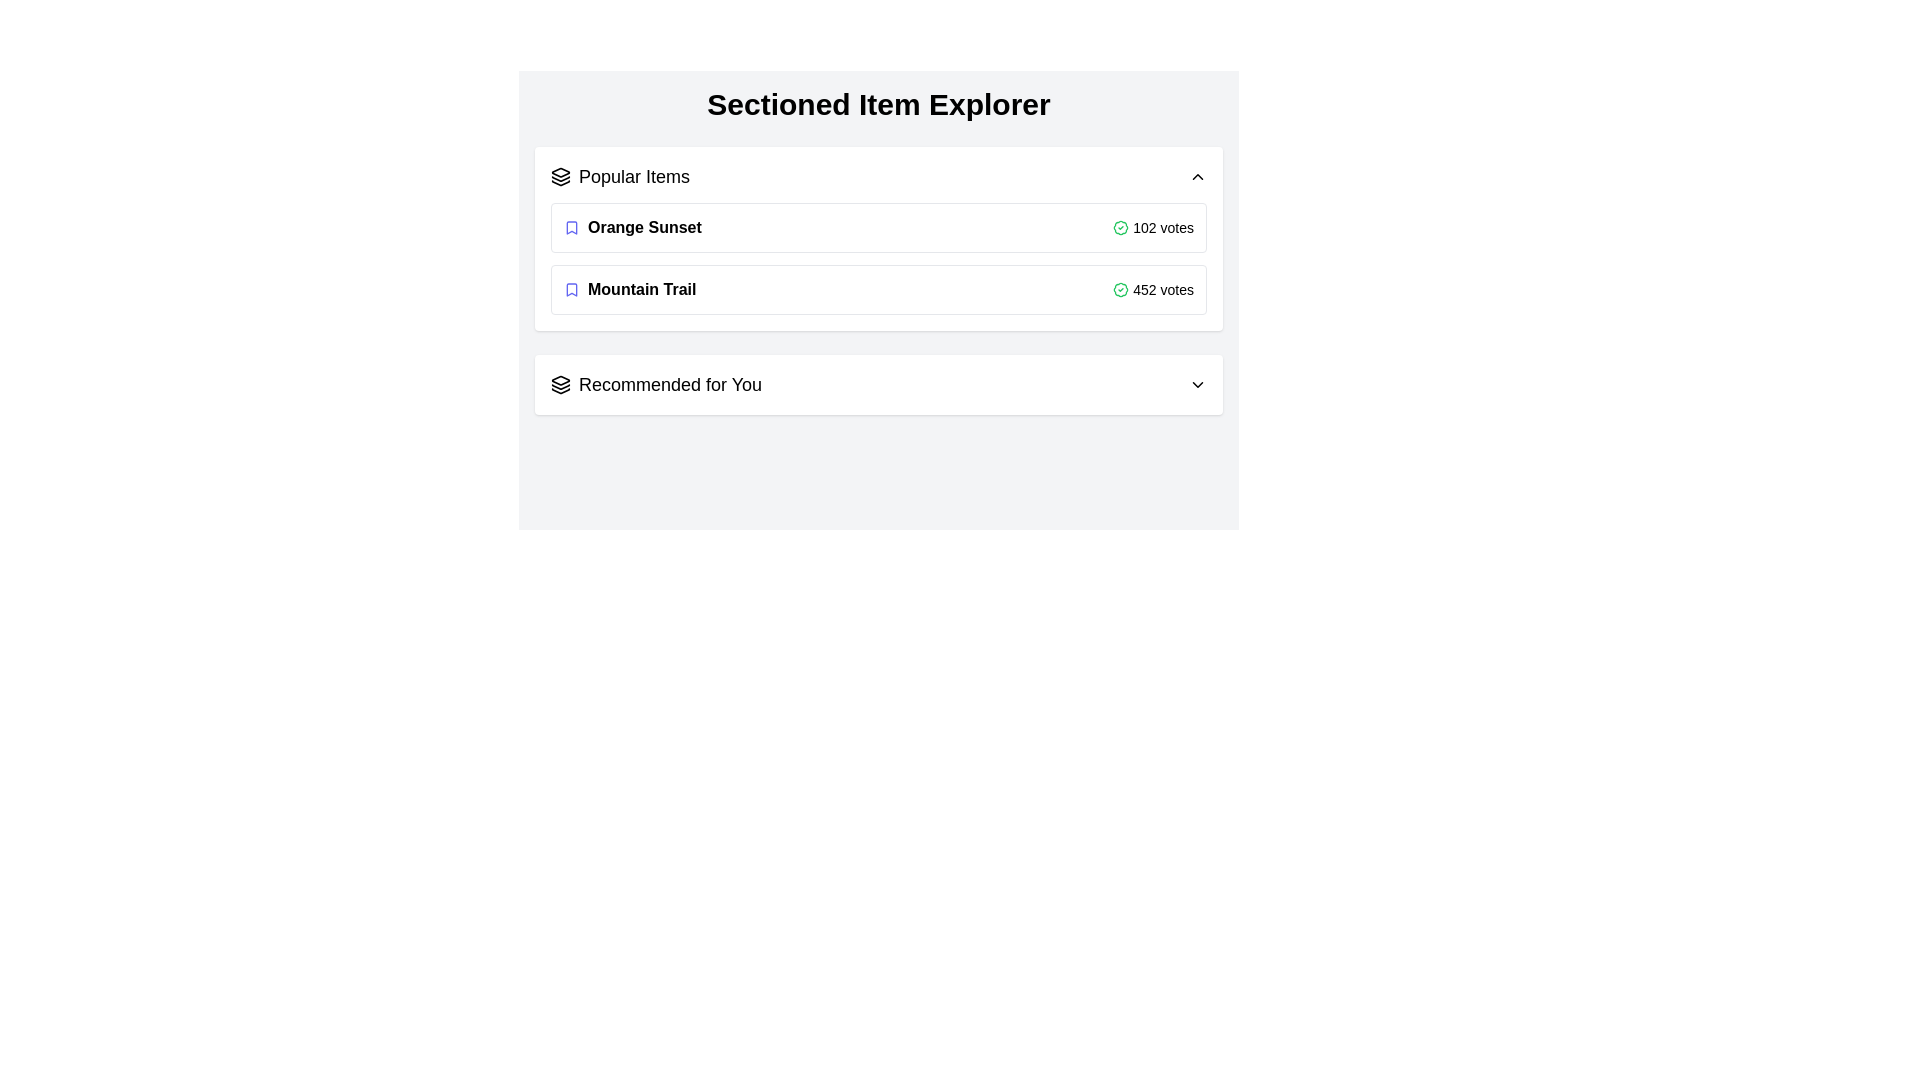 This screenshot has width=1920, height=1080. Describe the element at coordinates (1198, 176) in the screenshot. I see `the upward-pointing chevron arrow icon located at the far right of the 'Popular Items' section header` at that location.